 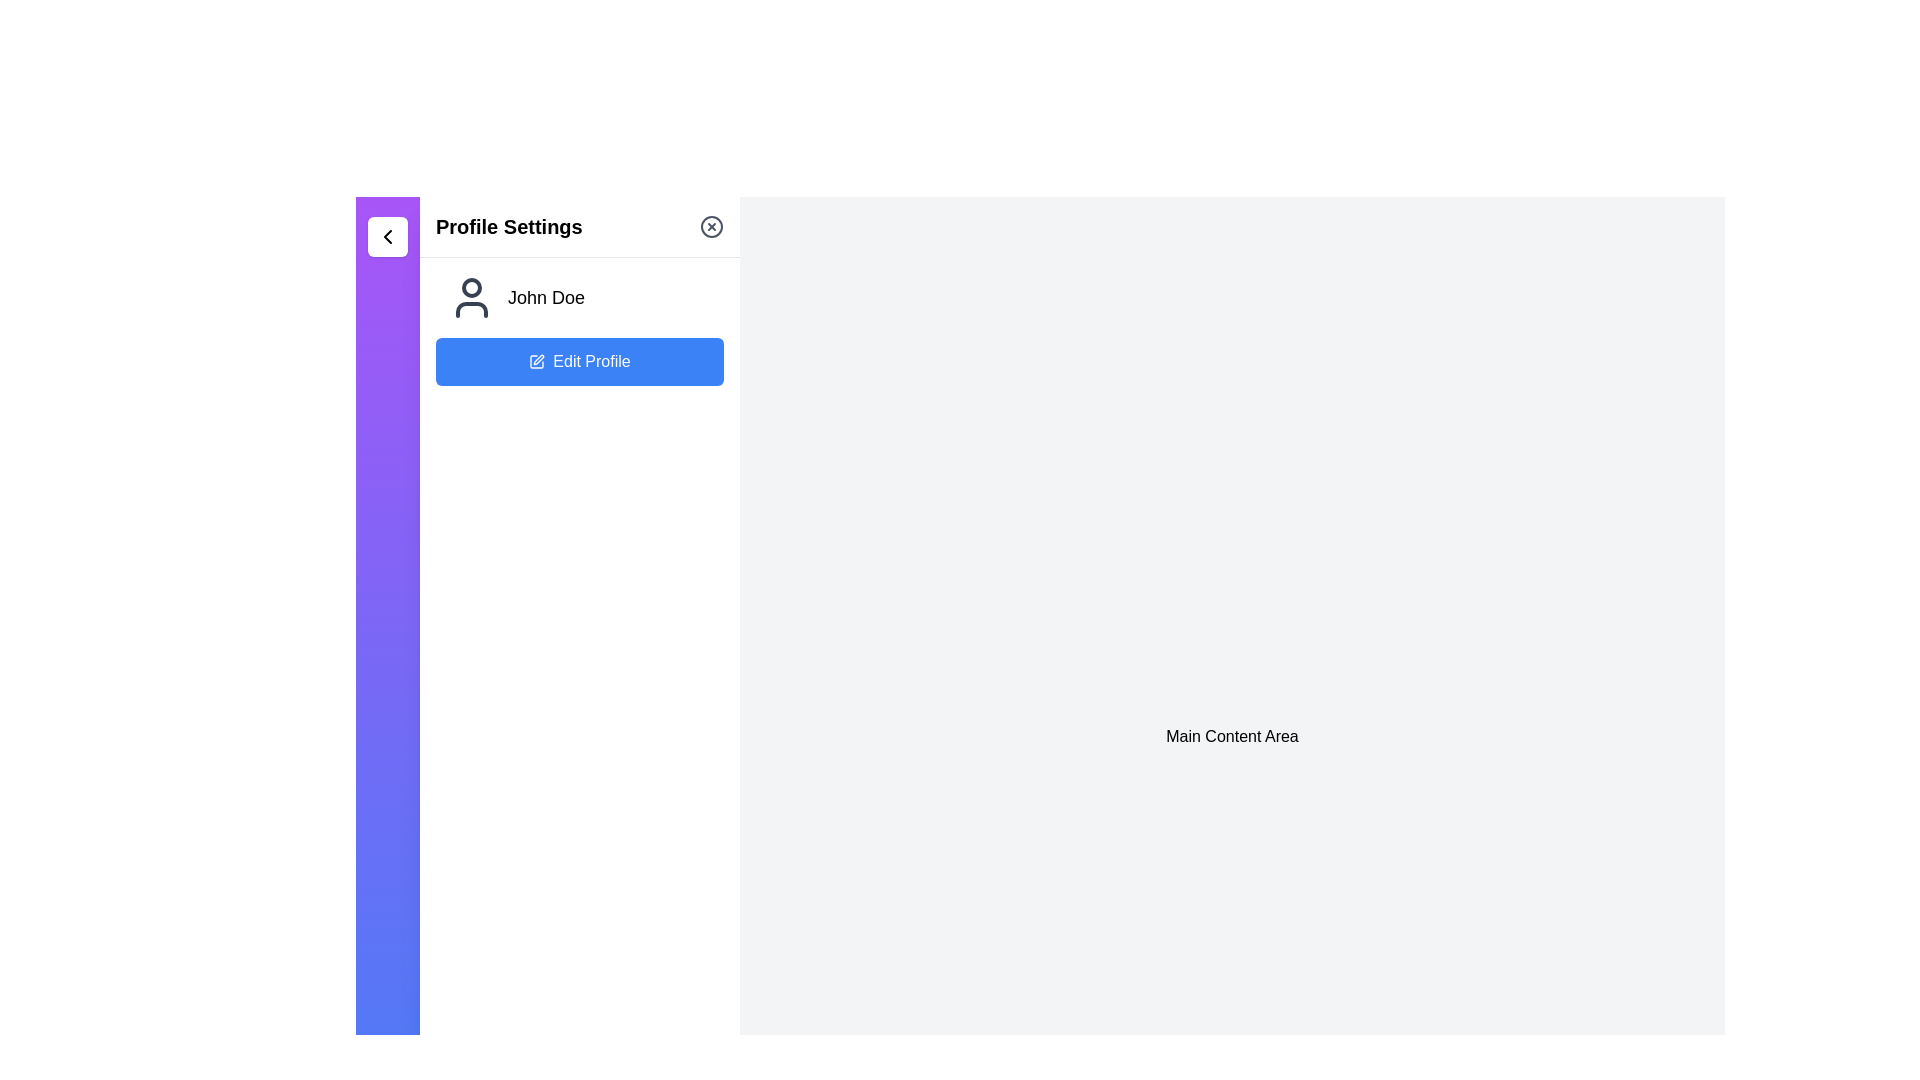 I want to click on the SVG circle component located above the user icon in the profile section, which is a circular shape with a stroke matching the theme color, so click(x=470, y=288).